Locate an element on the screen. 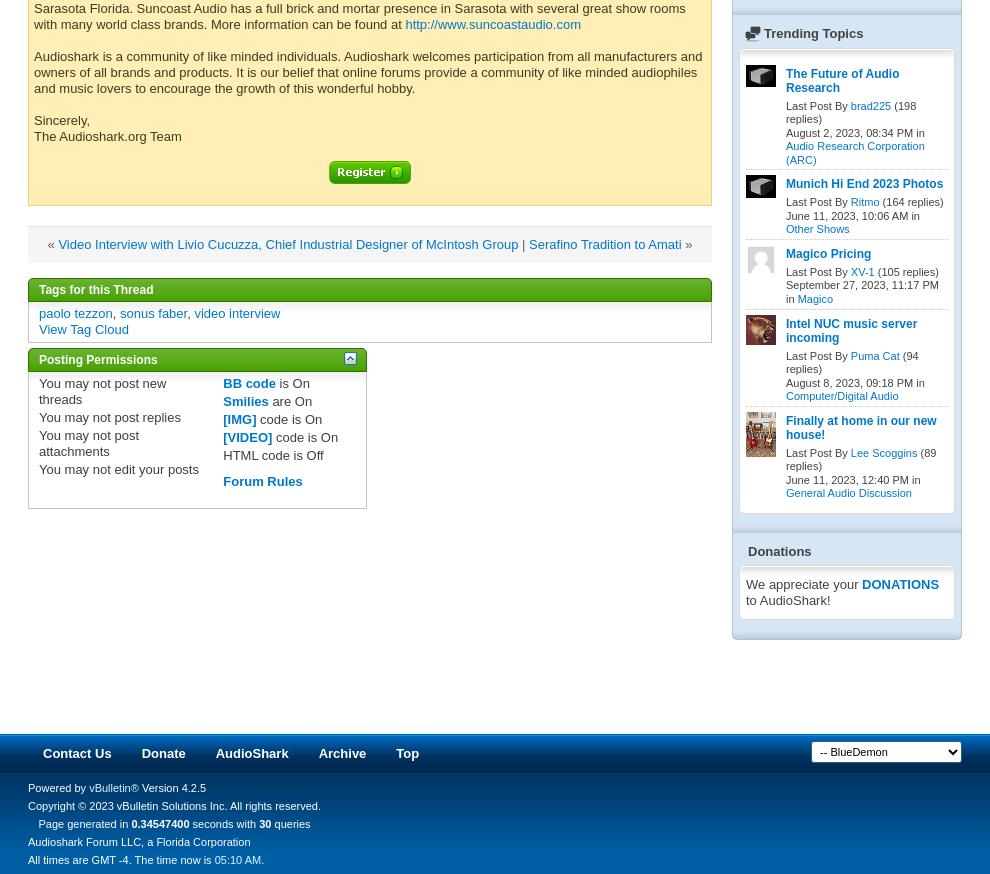 This screenshot has height=874, width=990. '|' is located at coordinates (522, 243).